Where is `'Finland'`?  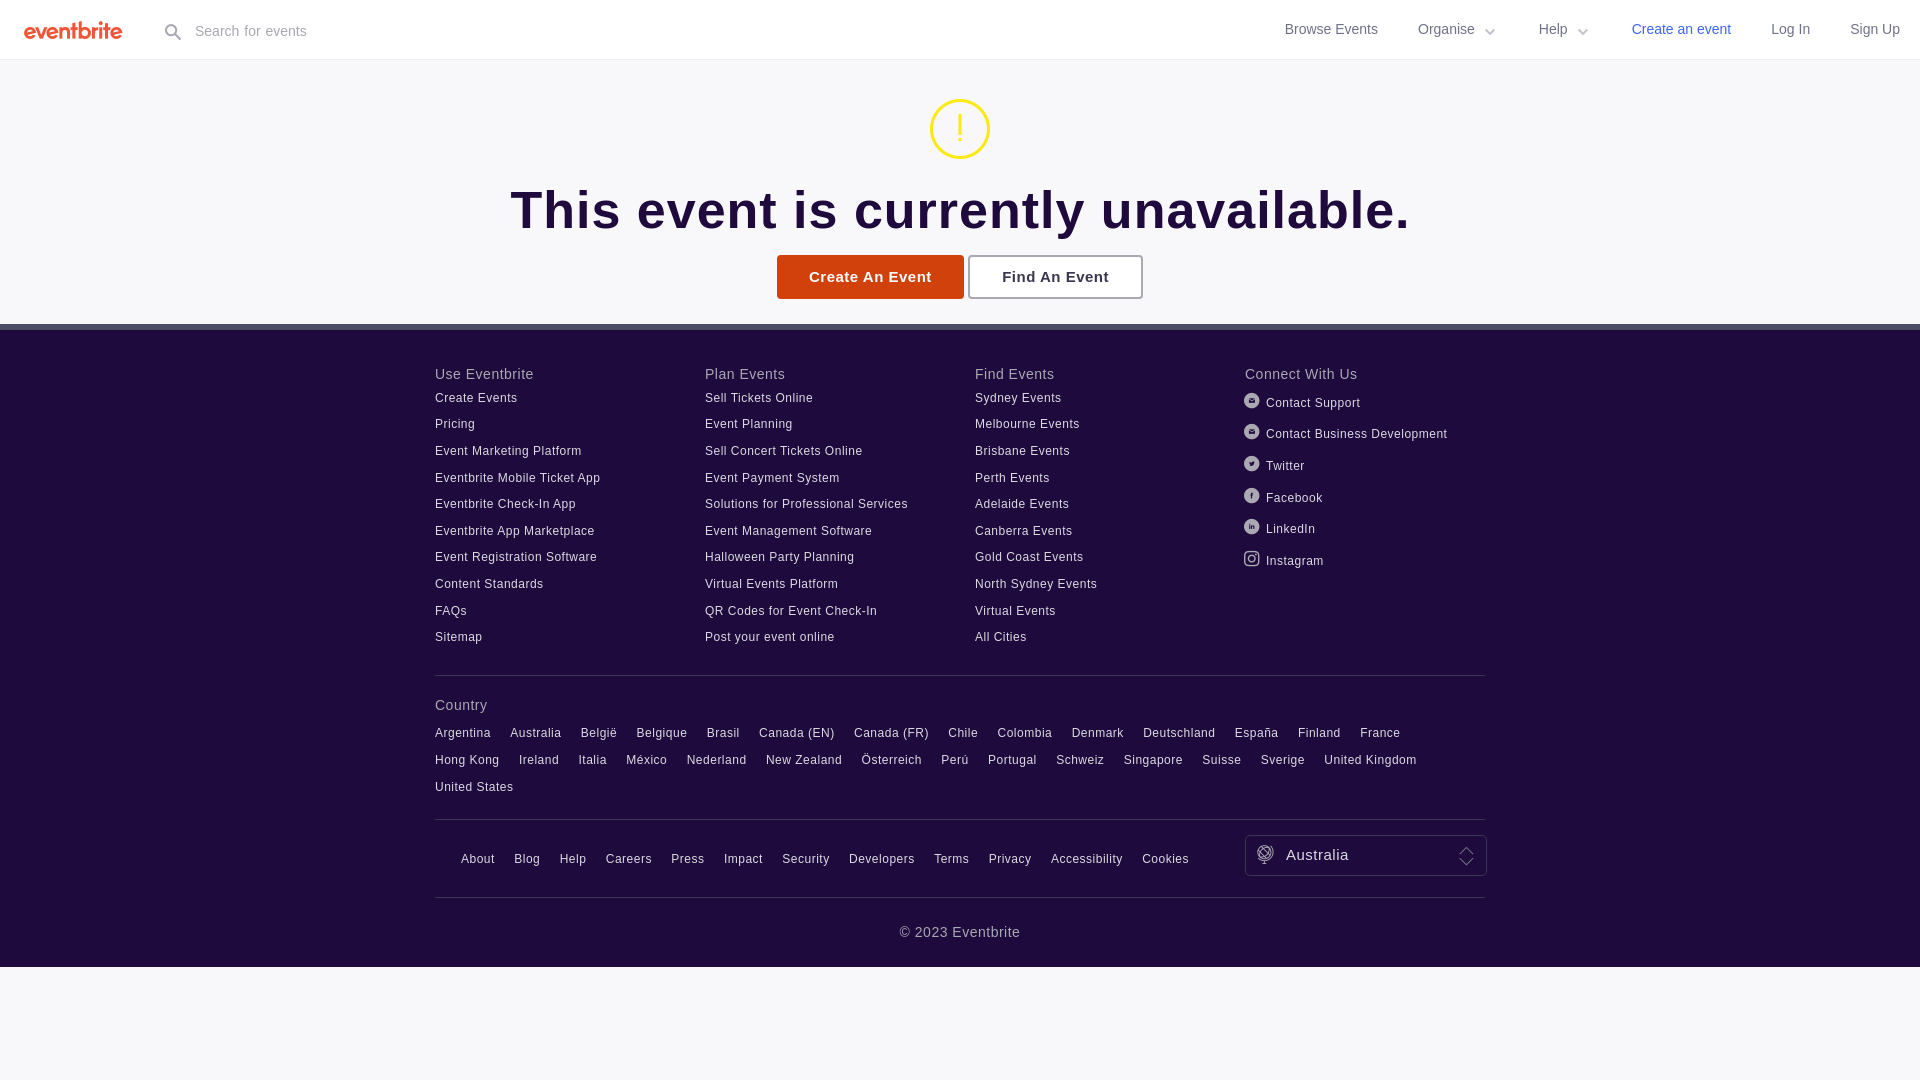 'Finland' is located at coordinates (1319, 732).